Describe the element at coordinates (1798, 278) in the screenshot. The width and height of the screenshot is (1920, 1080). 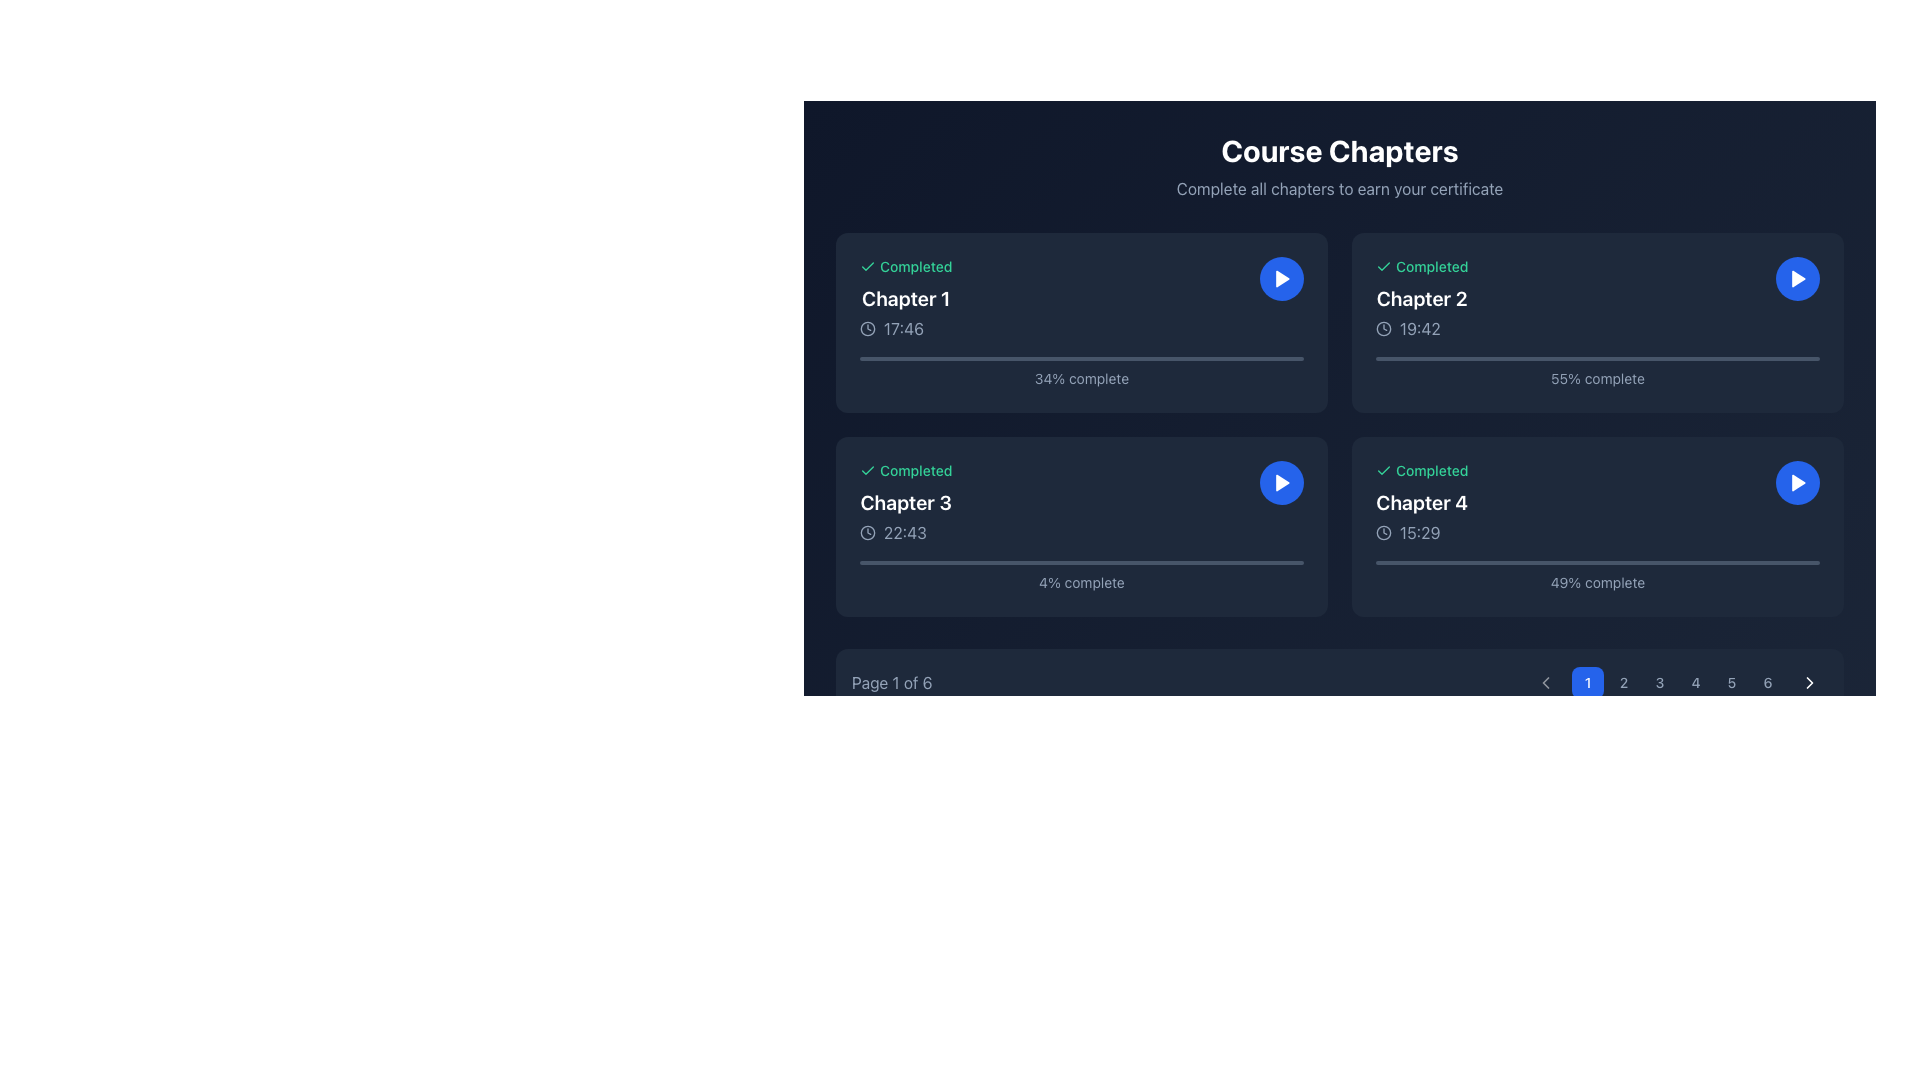
I see `the play button for Chapter 2, located at the top-right corner of its card` at that location.